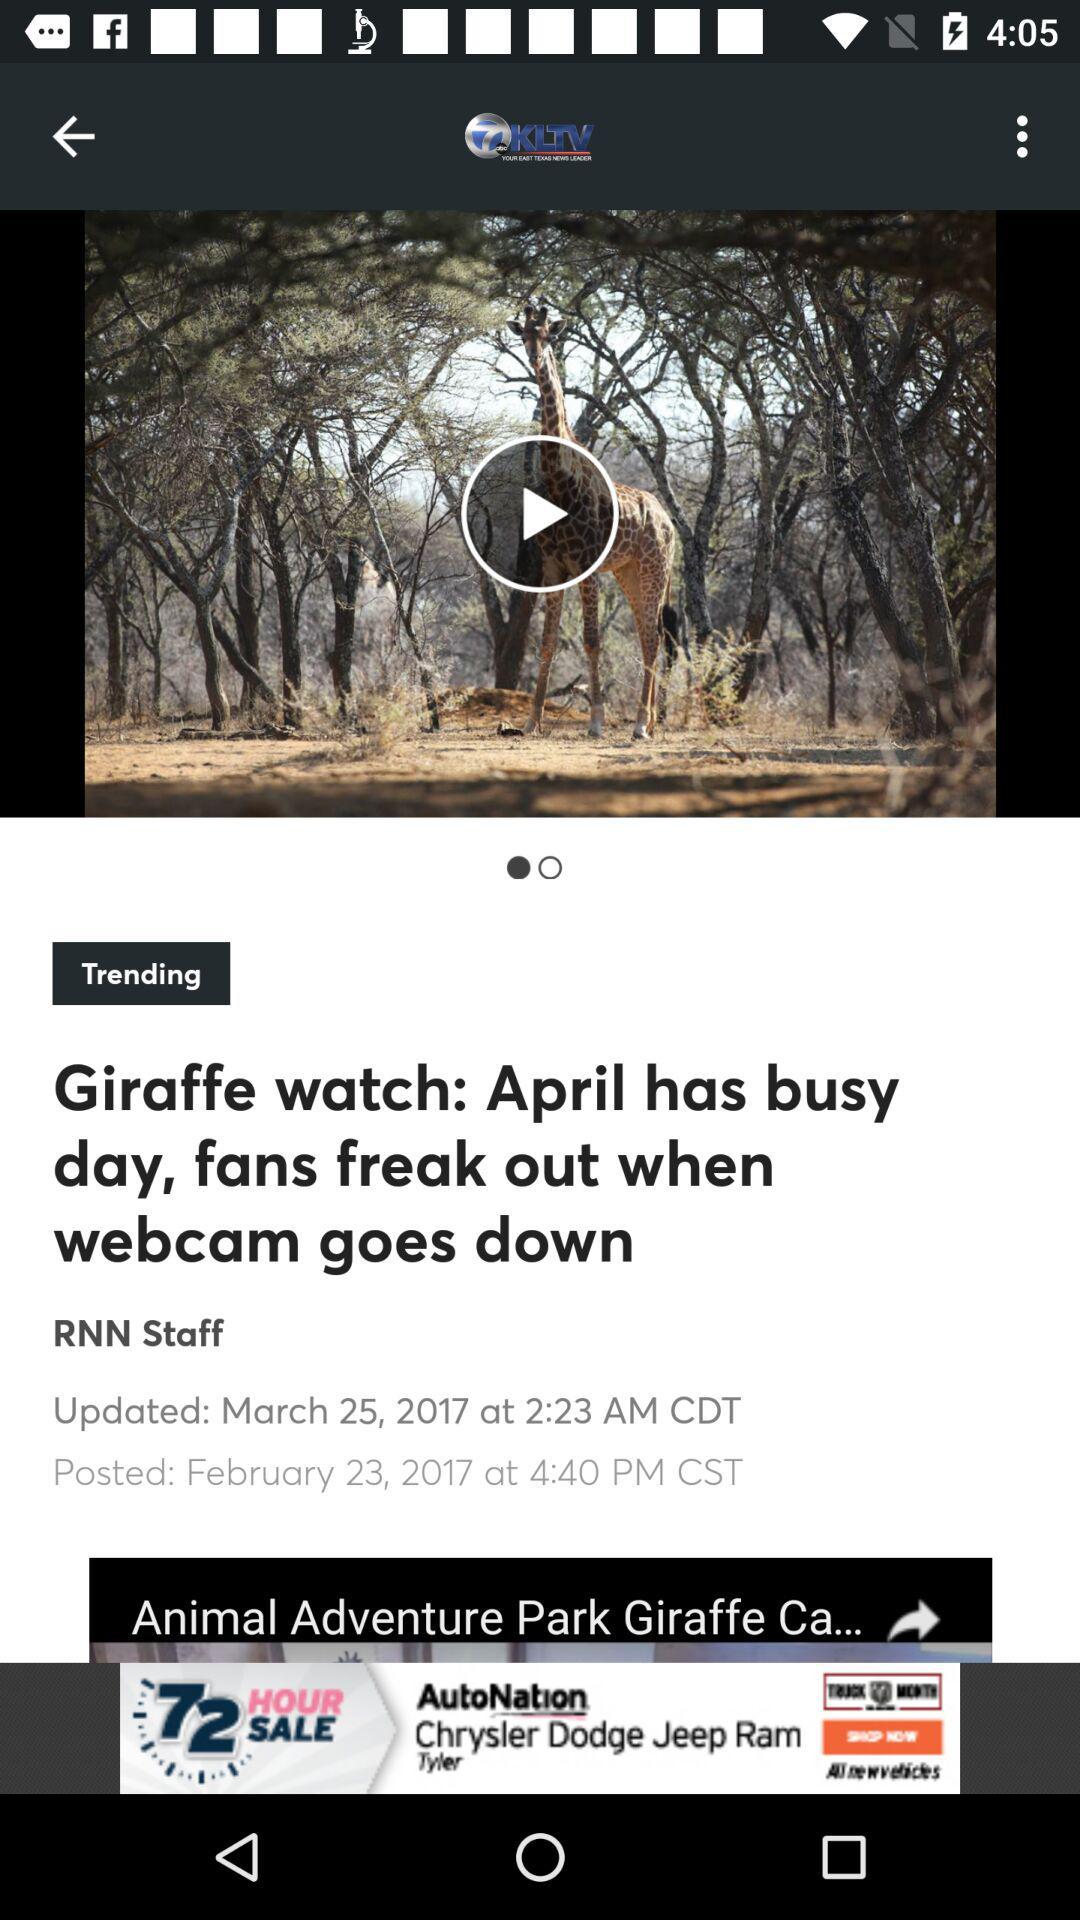 The width and height of the screenshot is (1080, 1920). What do you see at coordinates (540, 1610) in the screenshot?
I see `forward button` at bounding box center [540, 1610].